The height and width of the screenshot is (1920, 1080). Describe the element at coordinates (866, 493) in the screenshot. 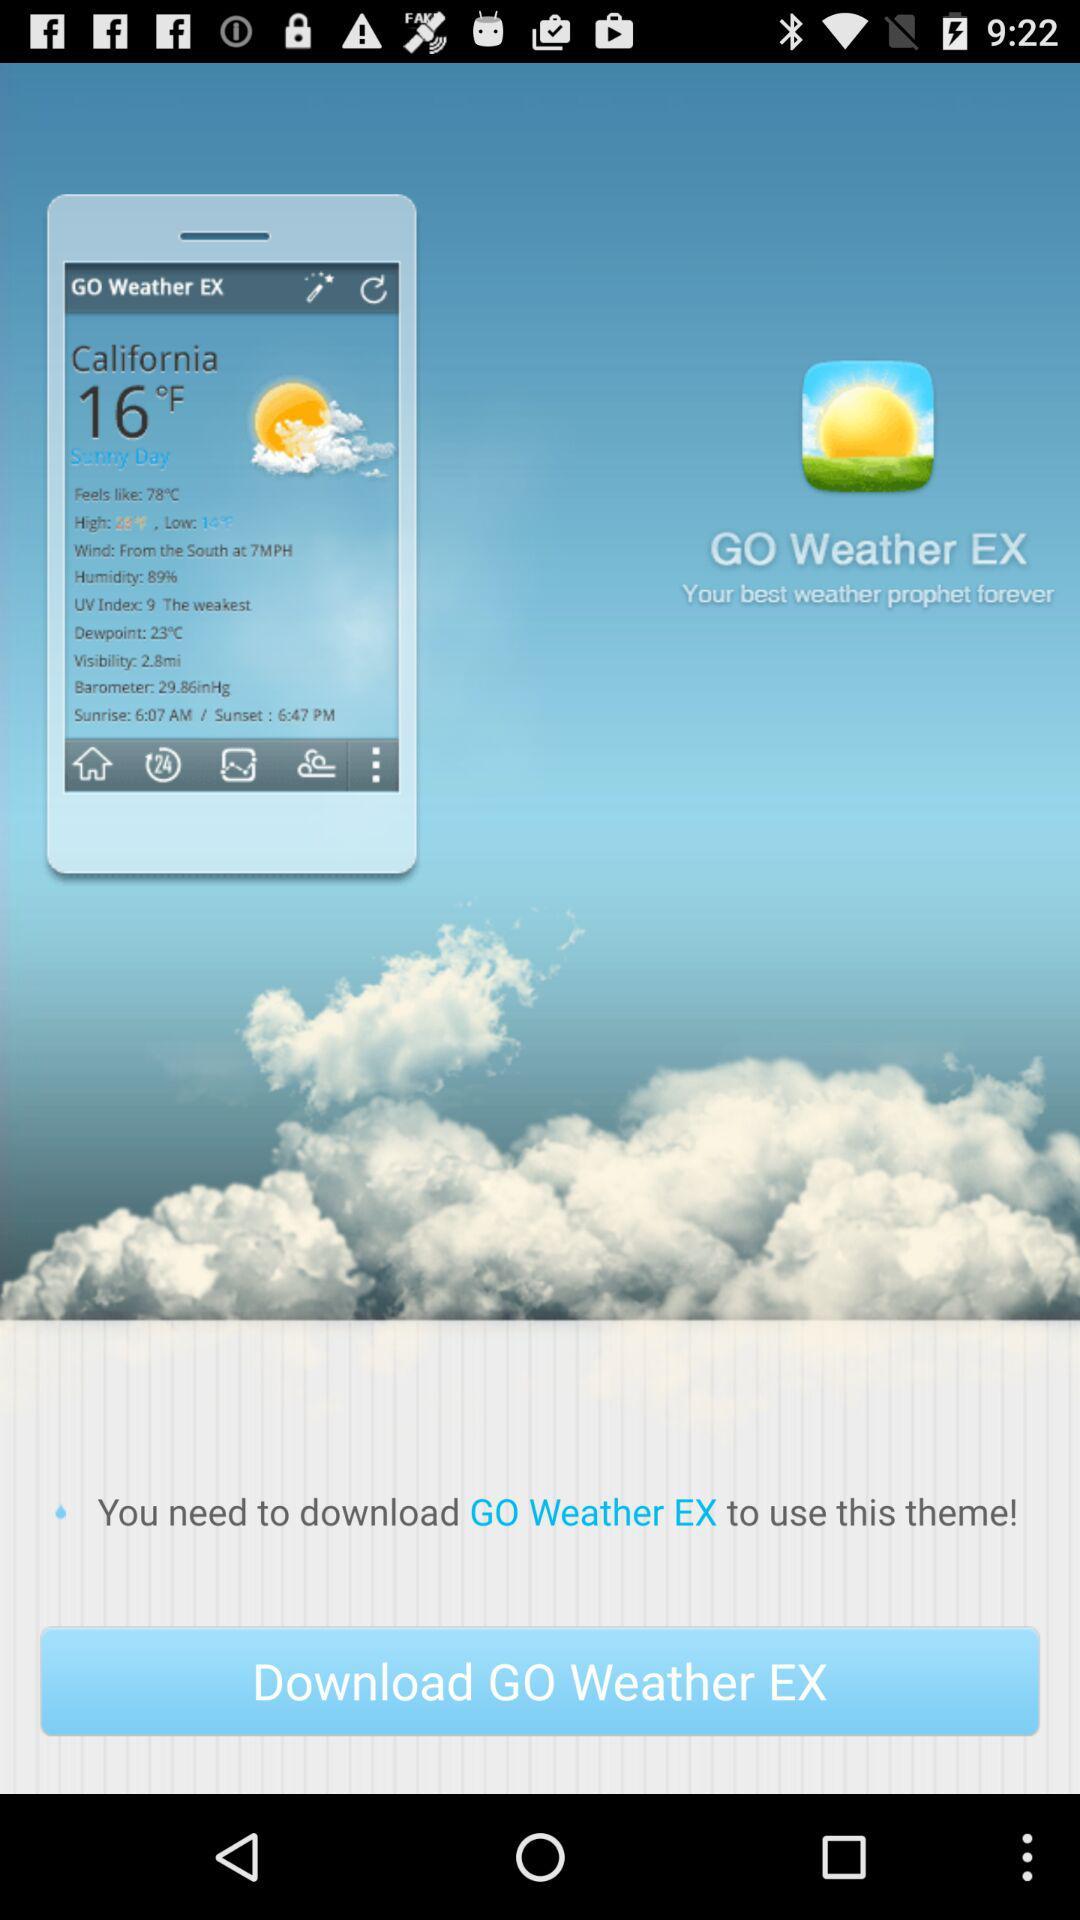

I see `the image on the right corner` at that location.